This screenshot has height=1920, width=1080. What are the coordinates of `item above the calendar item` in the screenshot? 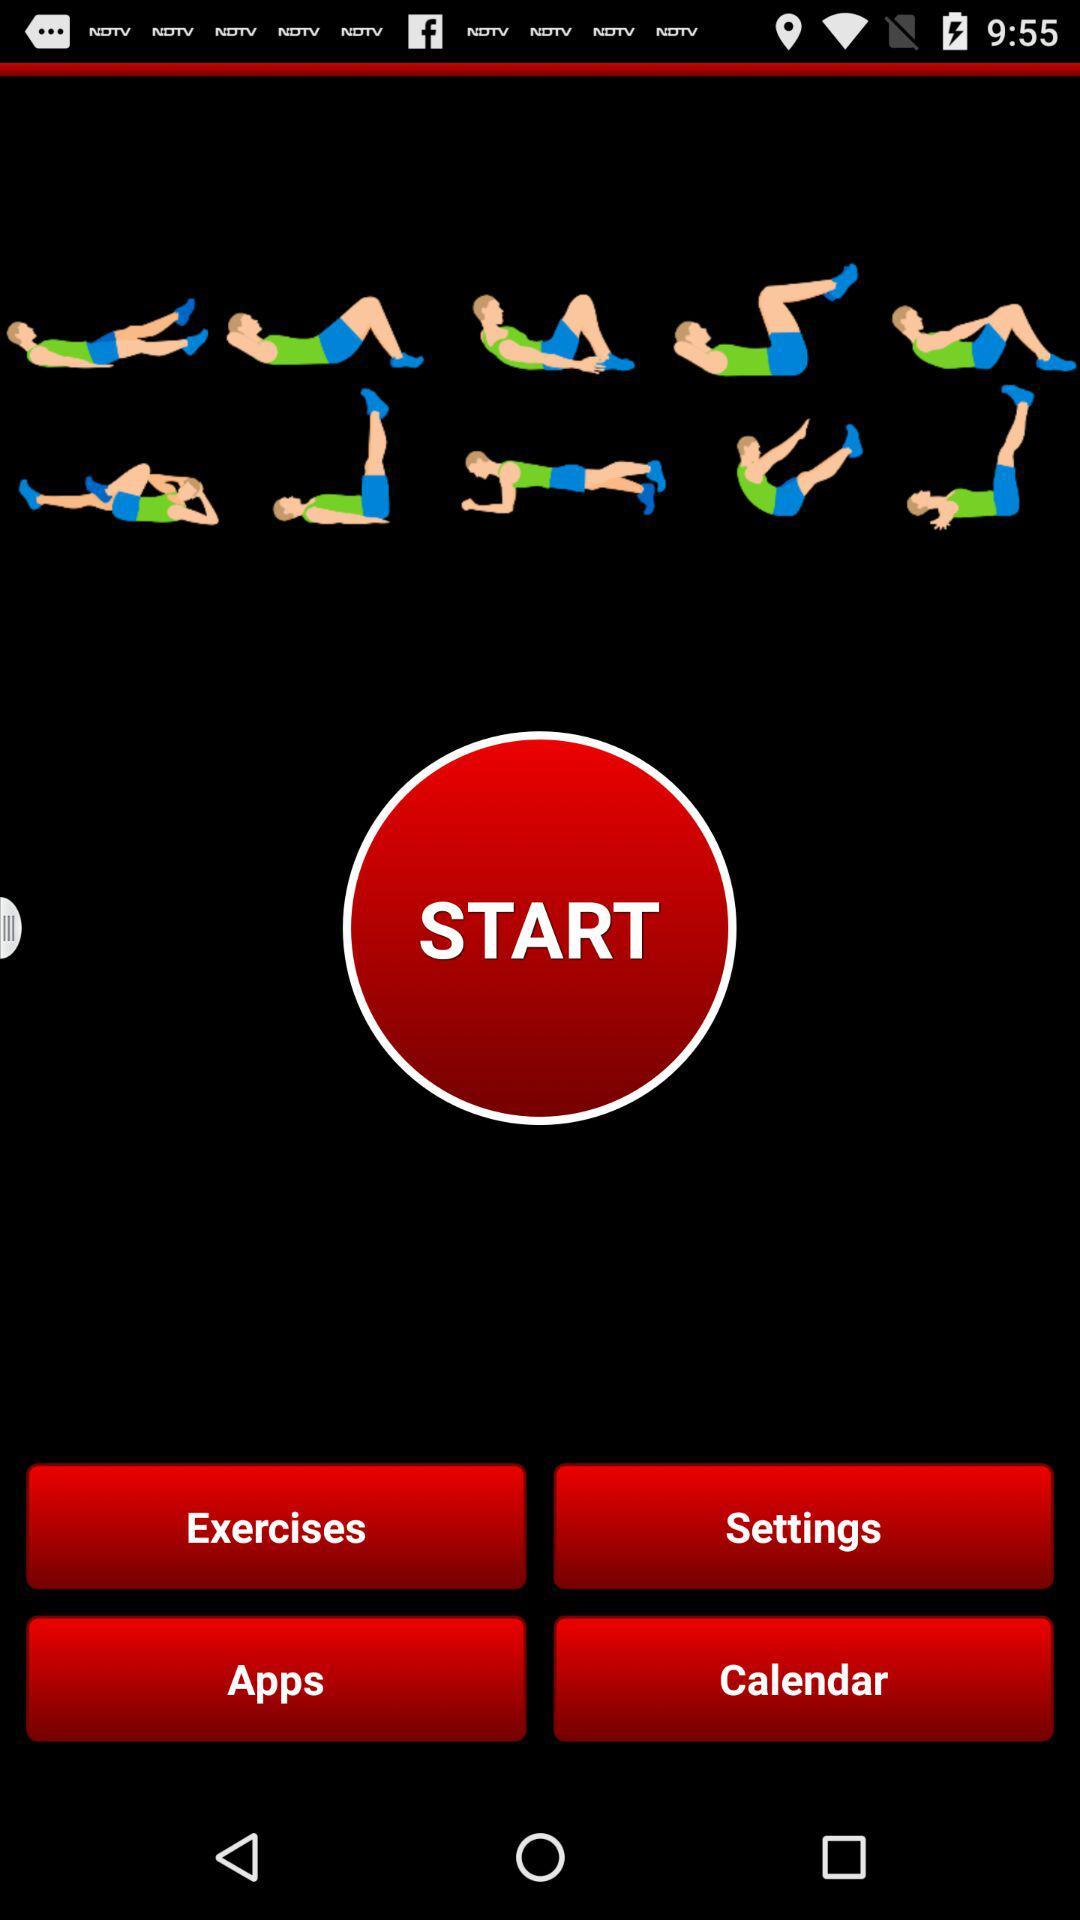 It's located at (802, 1525).